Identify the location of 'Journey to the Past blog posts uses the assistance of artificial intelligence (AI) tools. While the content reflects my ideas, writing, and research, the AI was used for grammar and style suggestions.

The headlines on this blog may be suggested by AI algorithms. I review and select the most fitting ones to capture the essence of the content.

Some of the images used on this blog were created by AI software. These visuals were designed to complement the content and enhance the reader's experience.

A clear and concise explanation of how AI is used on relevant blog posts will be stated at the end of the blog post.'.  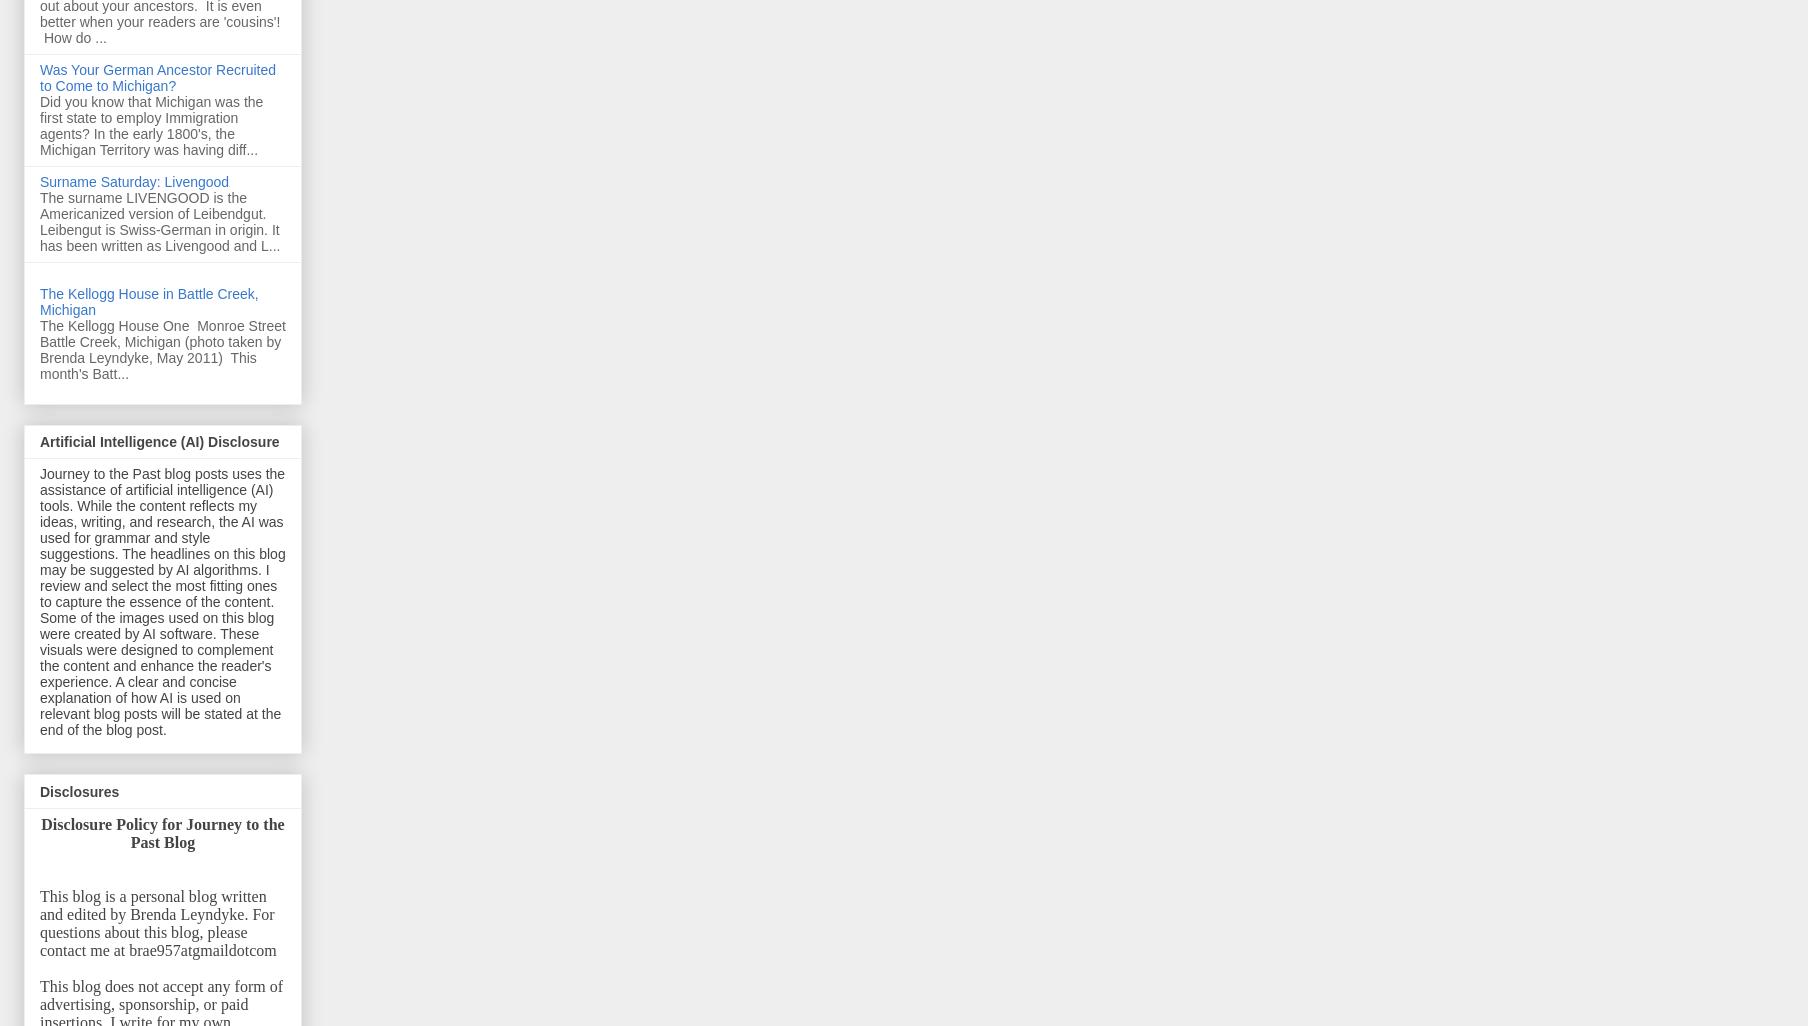
(162, 600).